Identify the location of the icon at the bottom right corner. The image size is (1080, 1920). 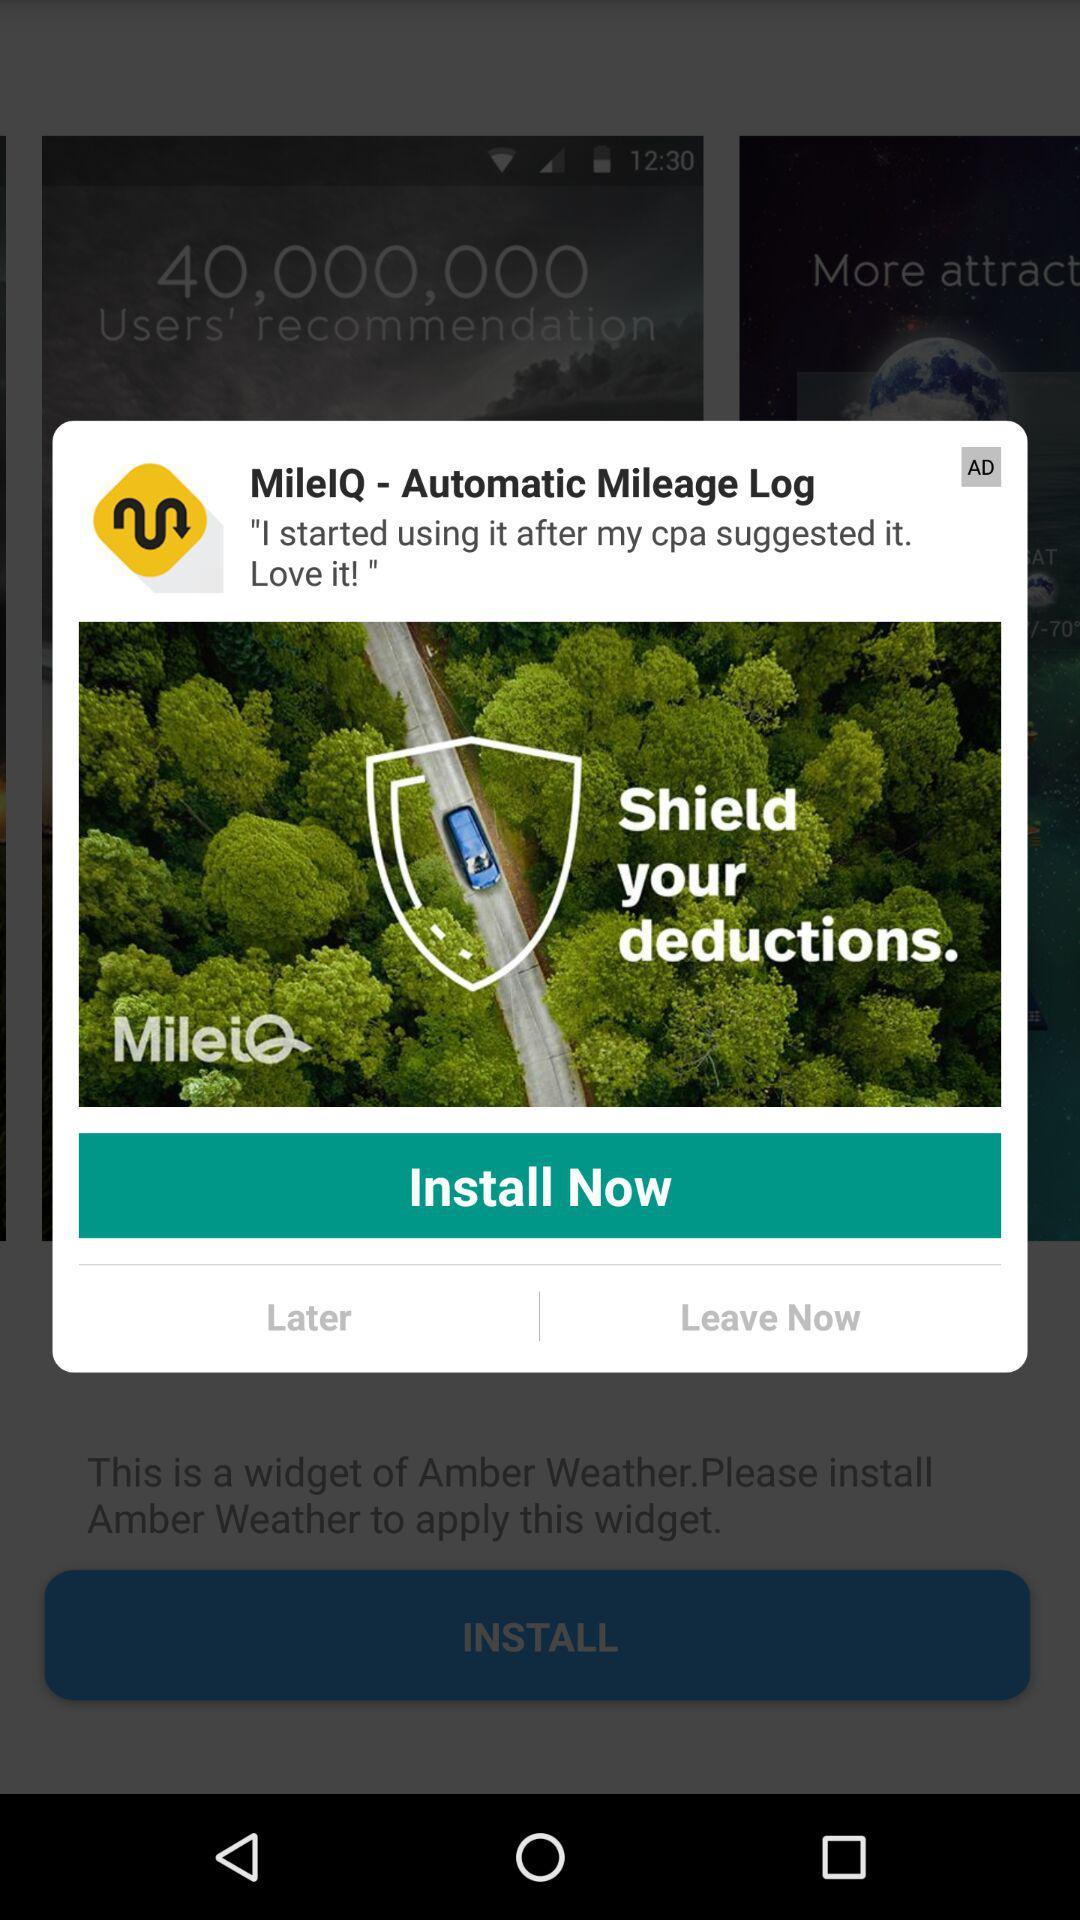
(769, 1316).